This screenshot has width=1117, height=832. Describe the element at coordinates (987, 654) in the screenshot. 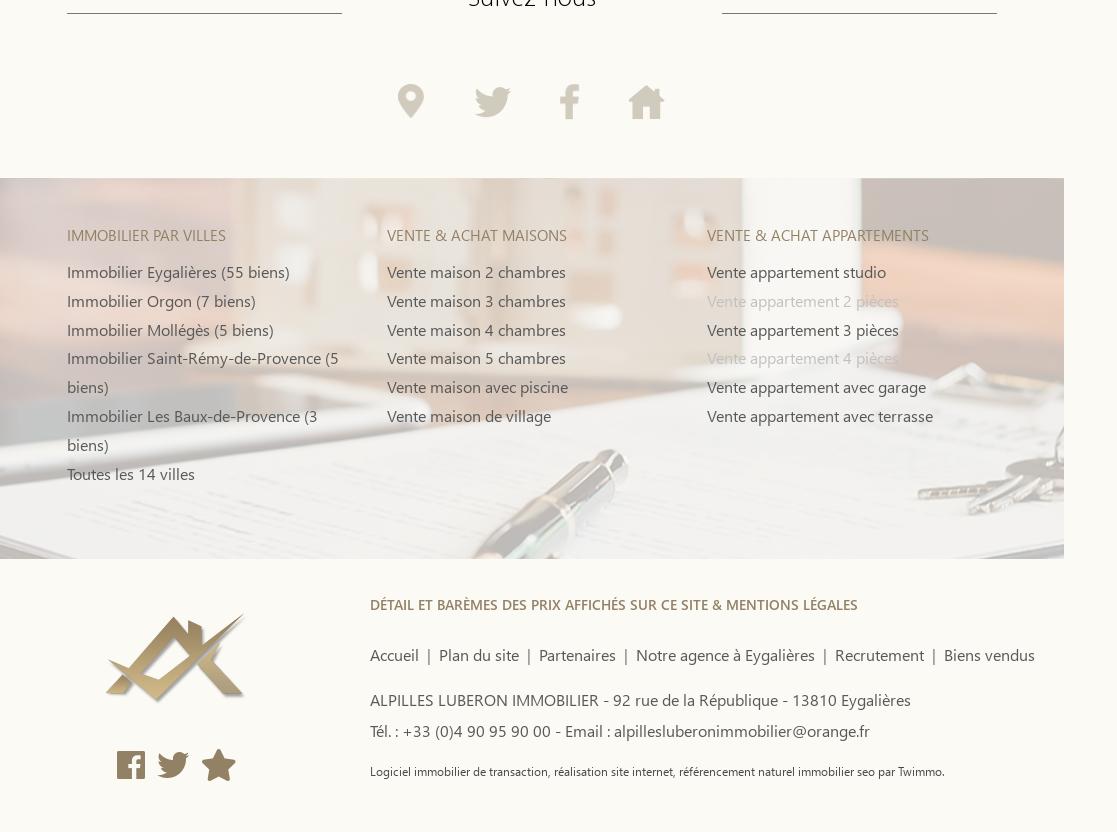

I see `'Biens vendus'` at that location.